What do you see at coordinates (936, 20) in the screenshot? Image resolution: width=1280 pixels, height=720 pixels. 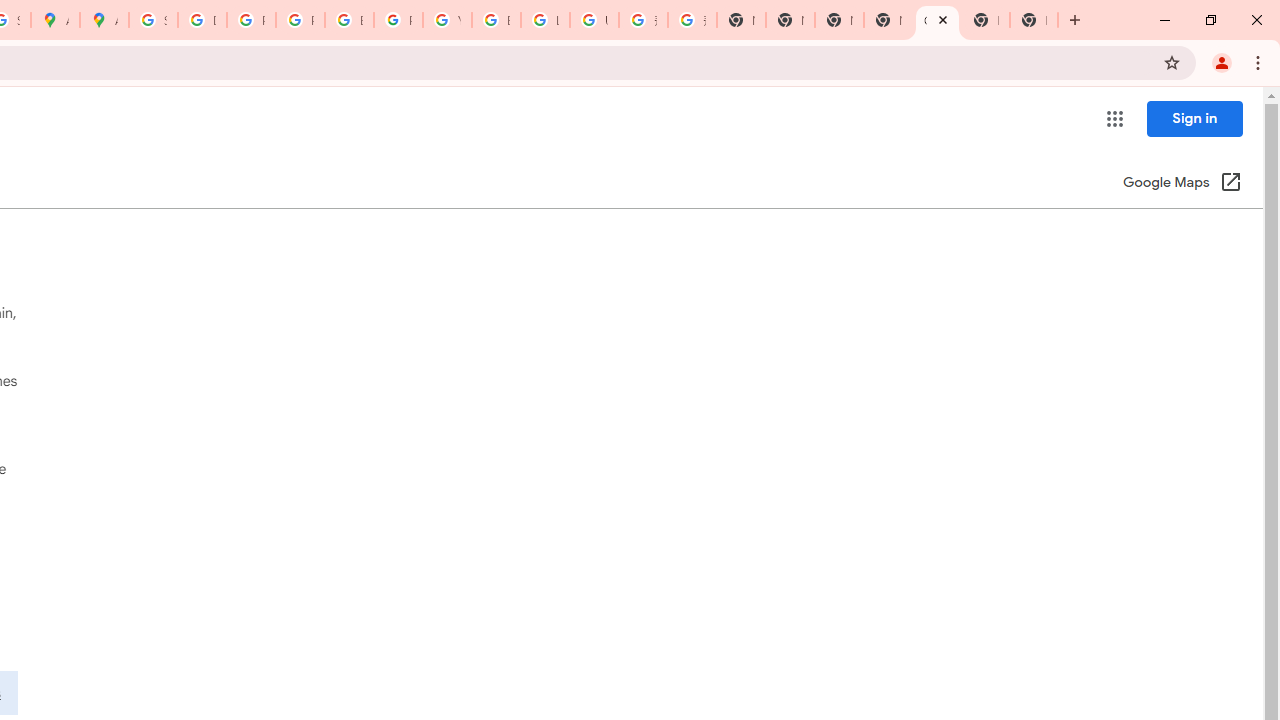 I see `'Crisis-related alerts in Google Maps - Google Maps Help'` at bounding box center [936, 20].